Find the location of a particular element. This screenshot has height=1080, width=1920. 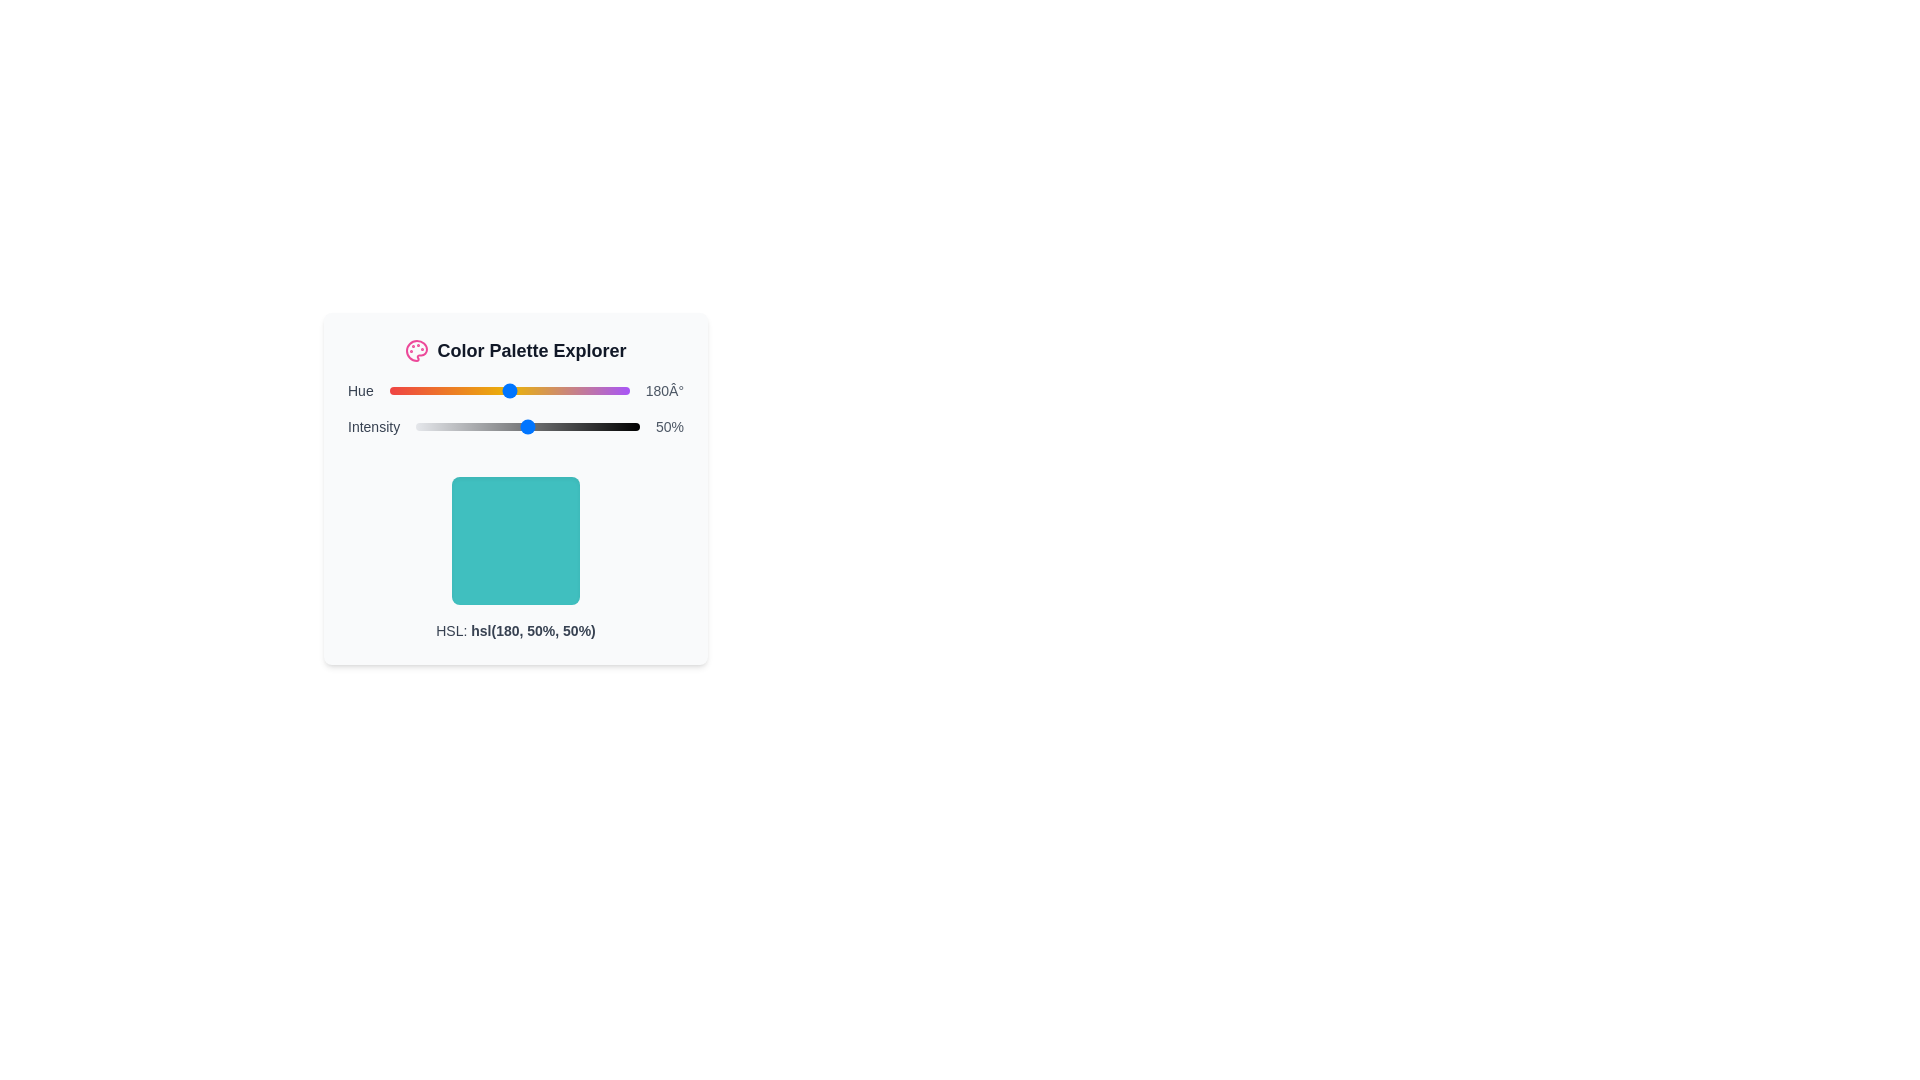

the intensity slider to set the intensity to 6% is located at coordinates (428, 426).